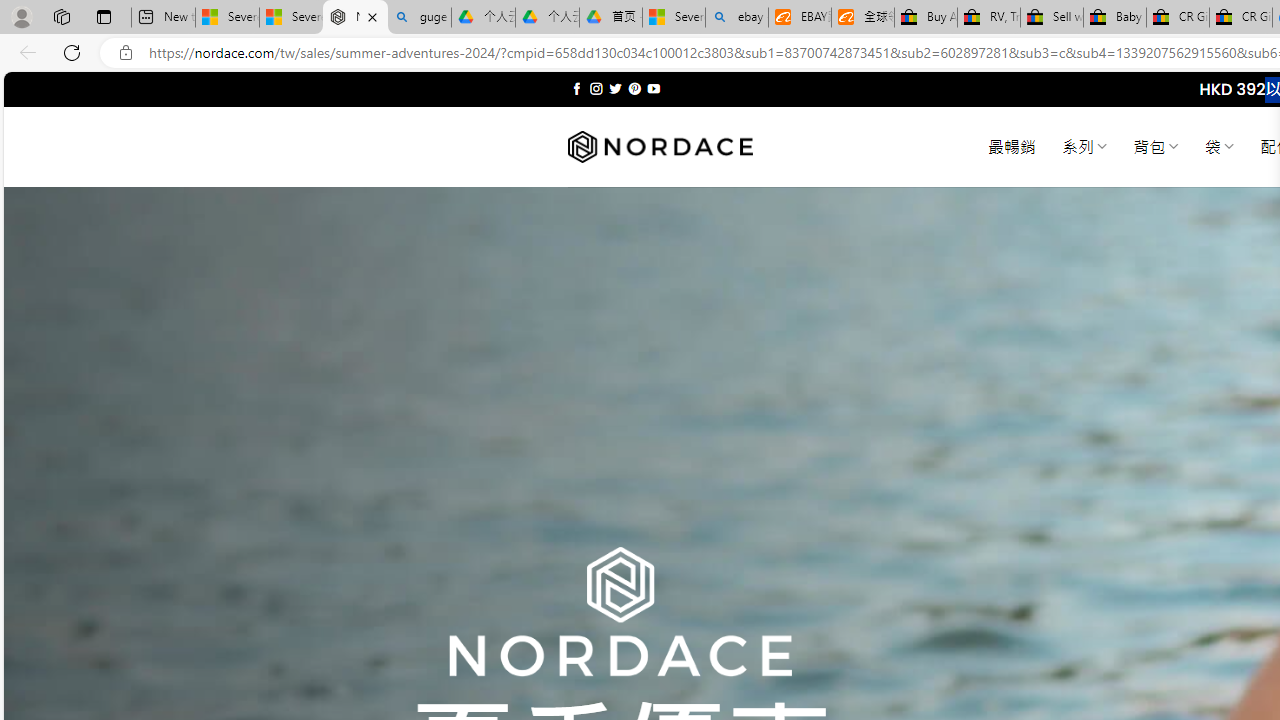 The width and height of the screenshot is (1280, 720). Describe the element at coordinates (418, 17) in the screenshot. I see `'guge yunpan - Search'` at that location.